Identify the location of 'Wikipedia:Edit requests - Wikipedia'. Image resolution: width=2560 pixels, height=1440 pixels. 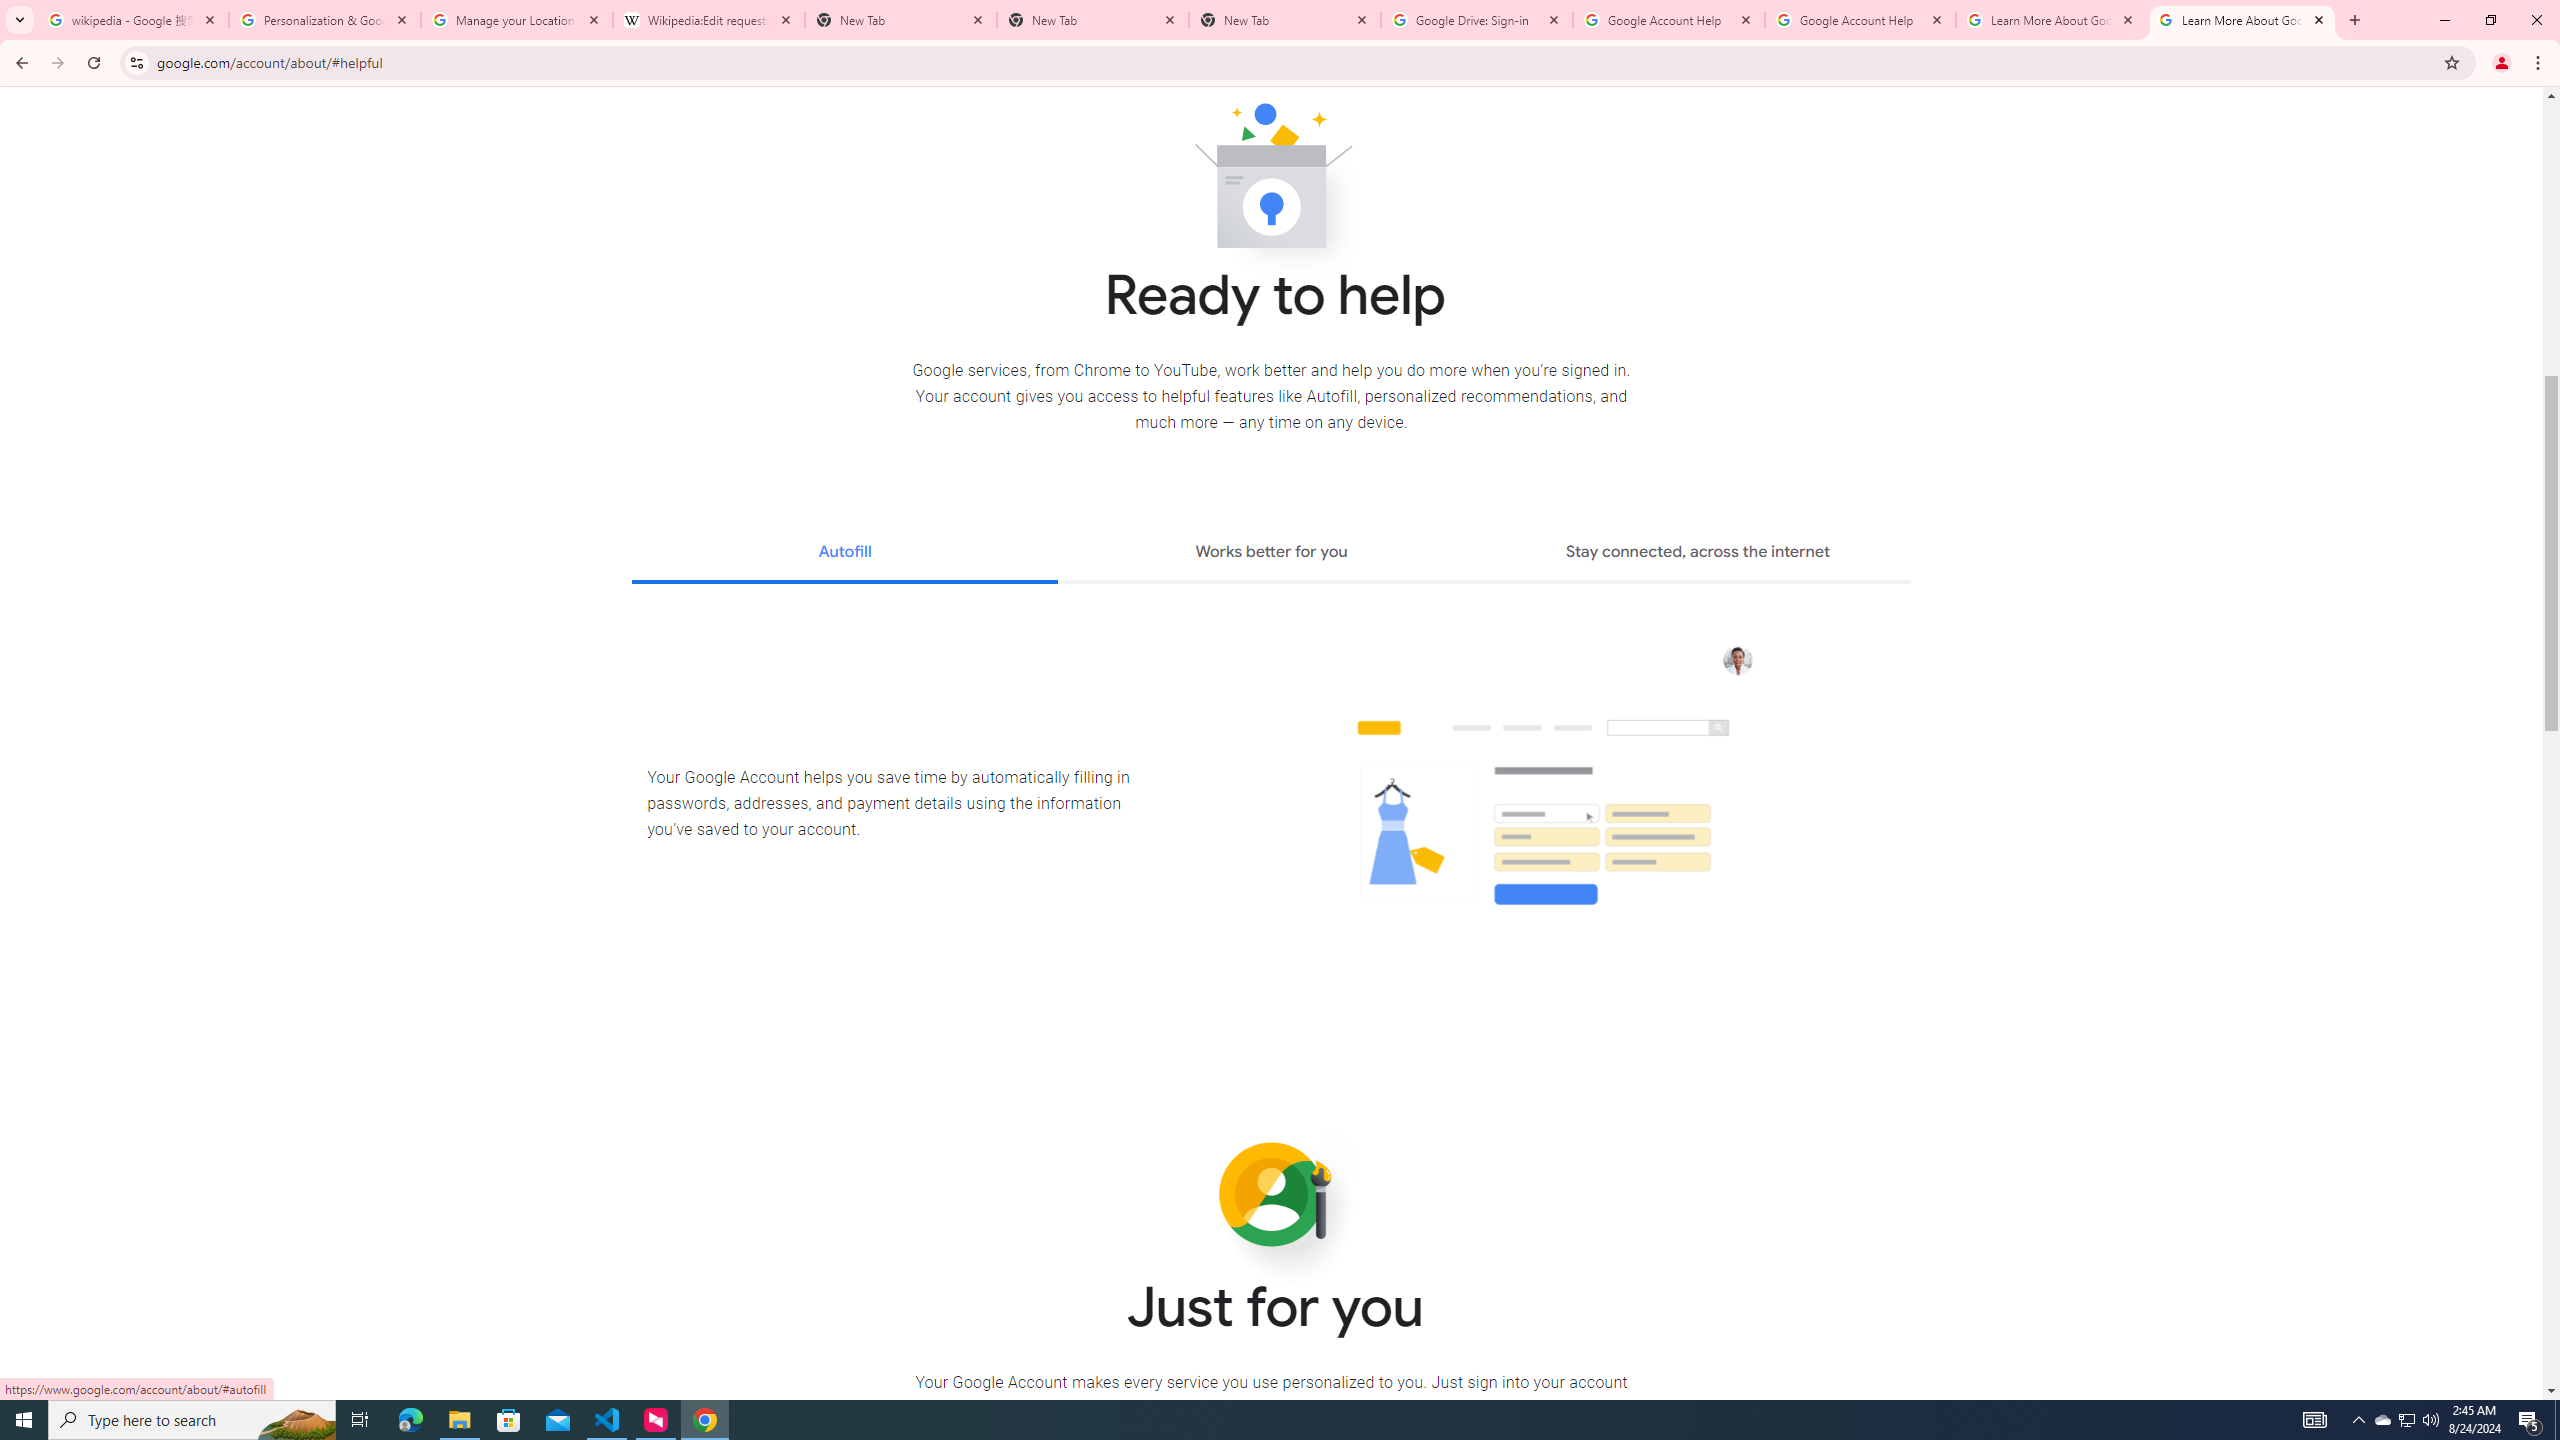
(709, 19).